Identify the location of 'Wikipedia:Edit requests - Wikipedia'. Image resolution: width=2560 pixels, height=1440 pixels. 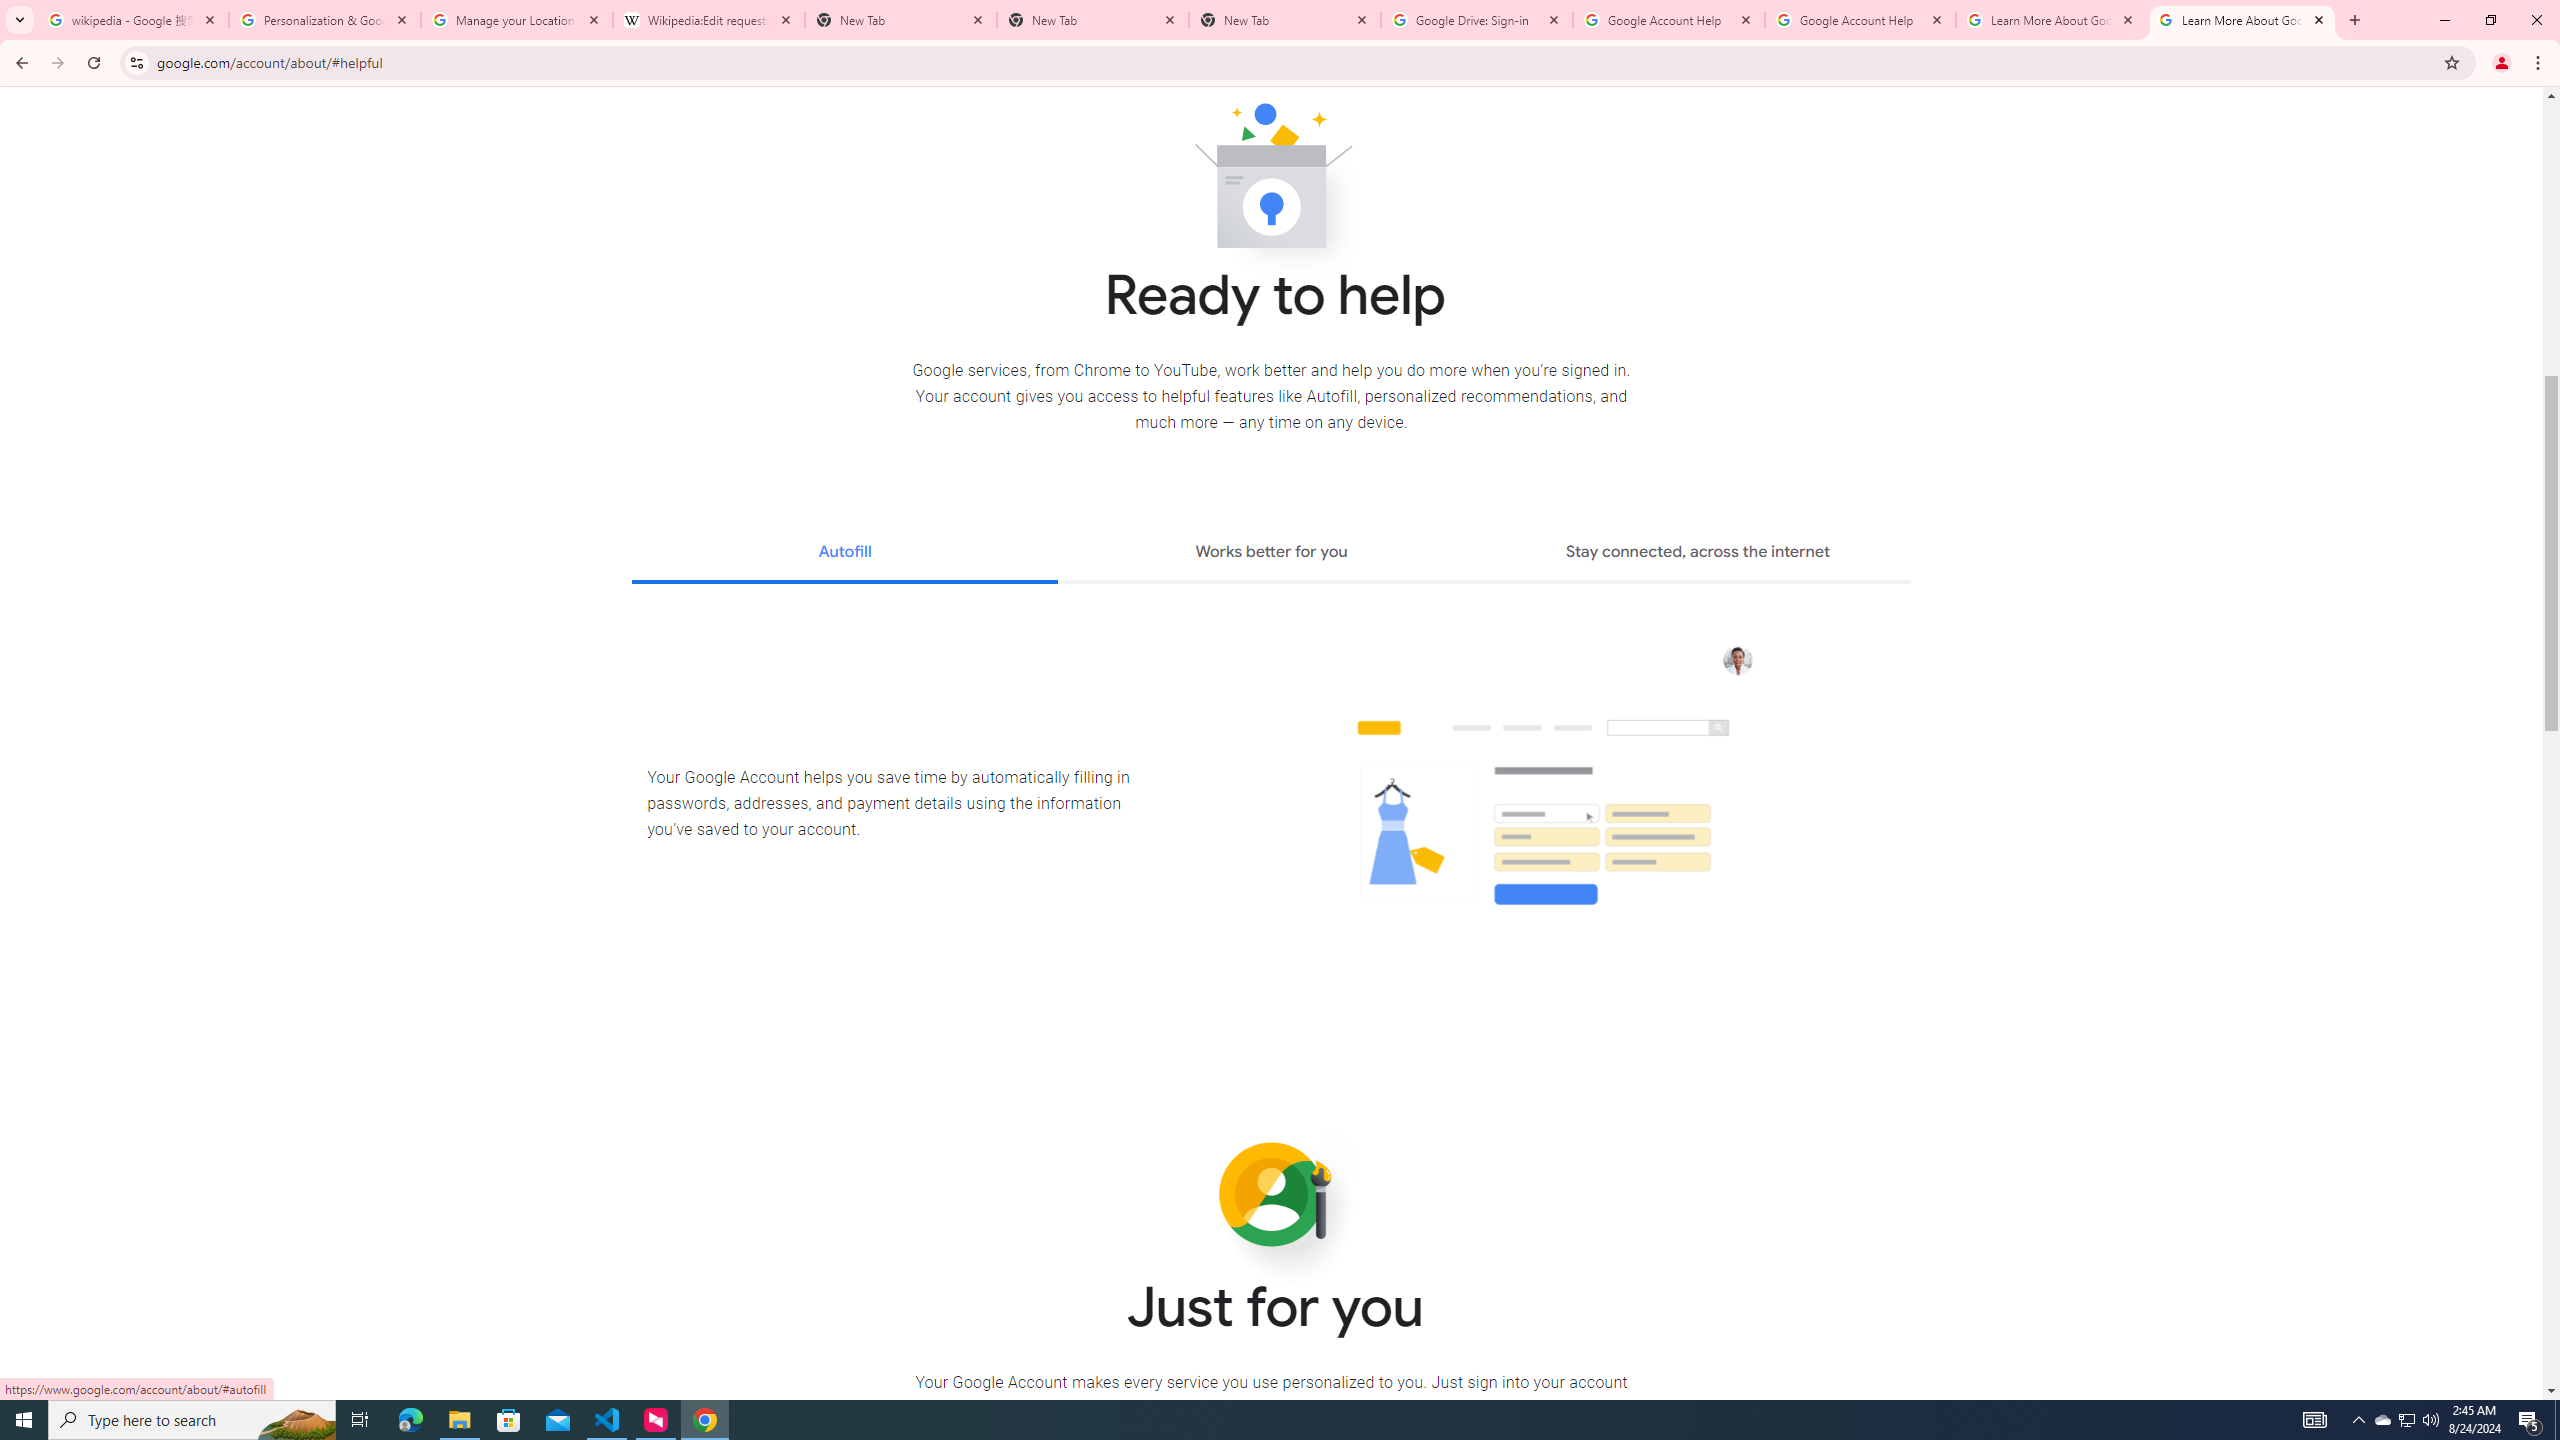
(709, 19).